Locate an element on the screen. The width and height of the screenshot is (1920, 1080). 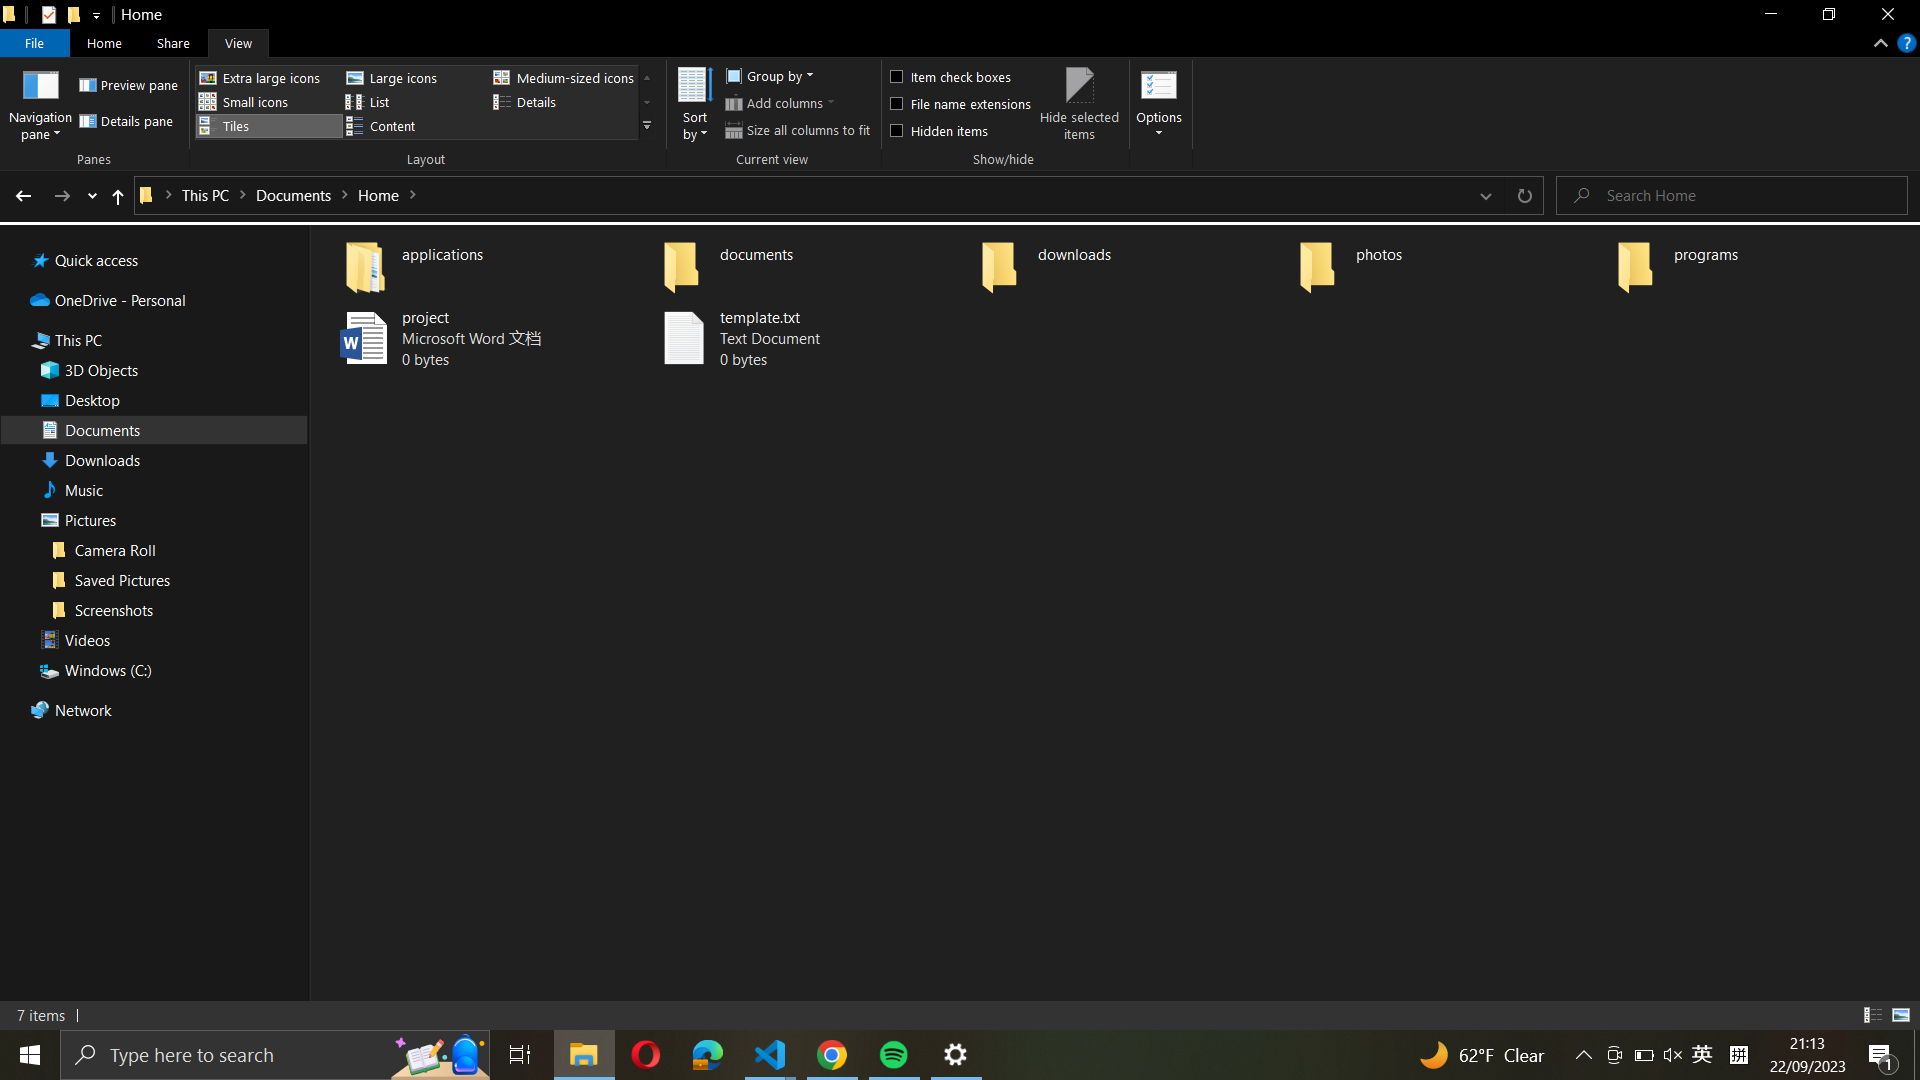
Switch folder display mode to list view is located at coordinates (411, 101).